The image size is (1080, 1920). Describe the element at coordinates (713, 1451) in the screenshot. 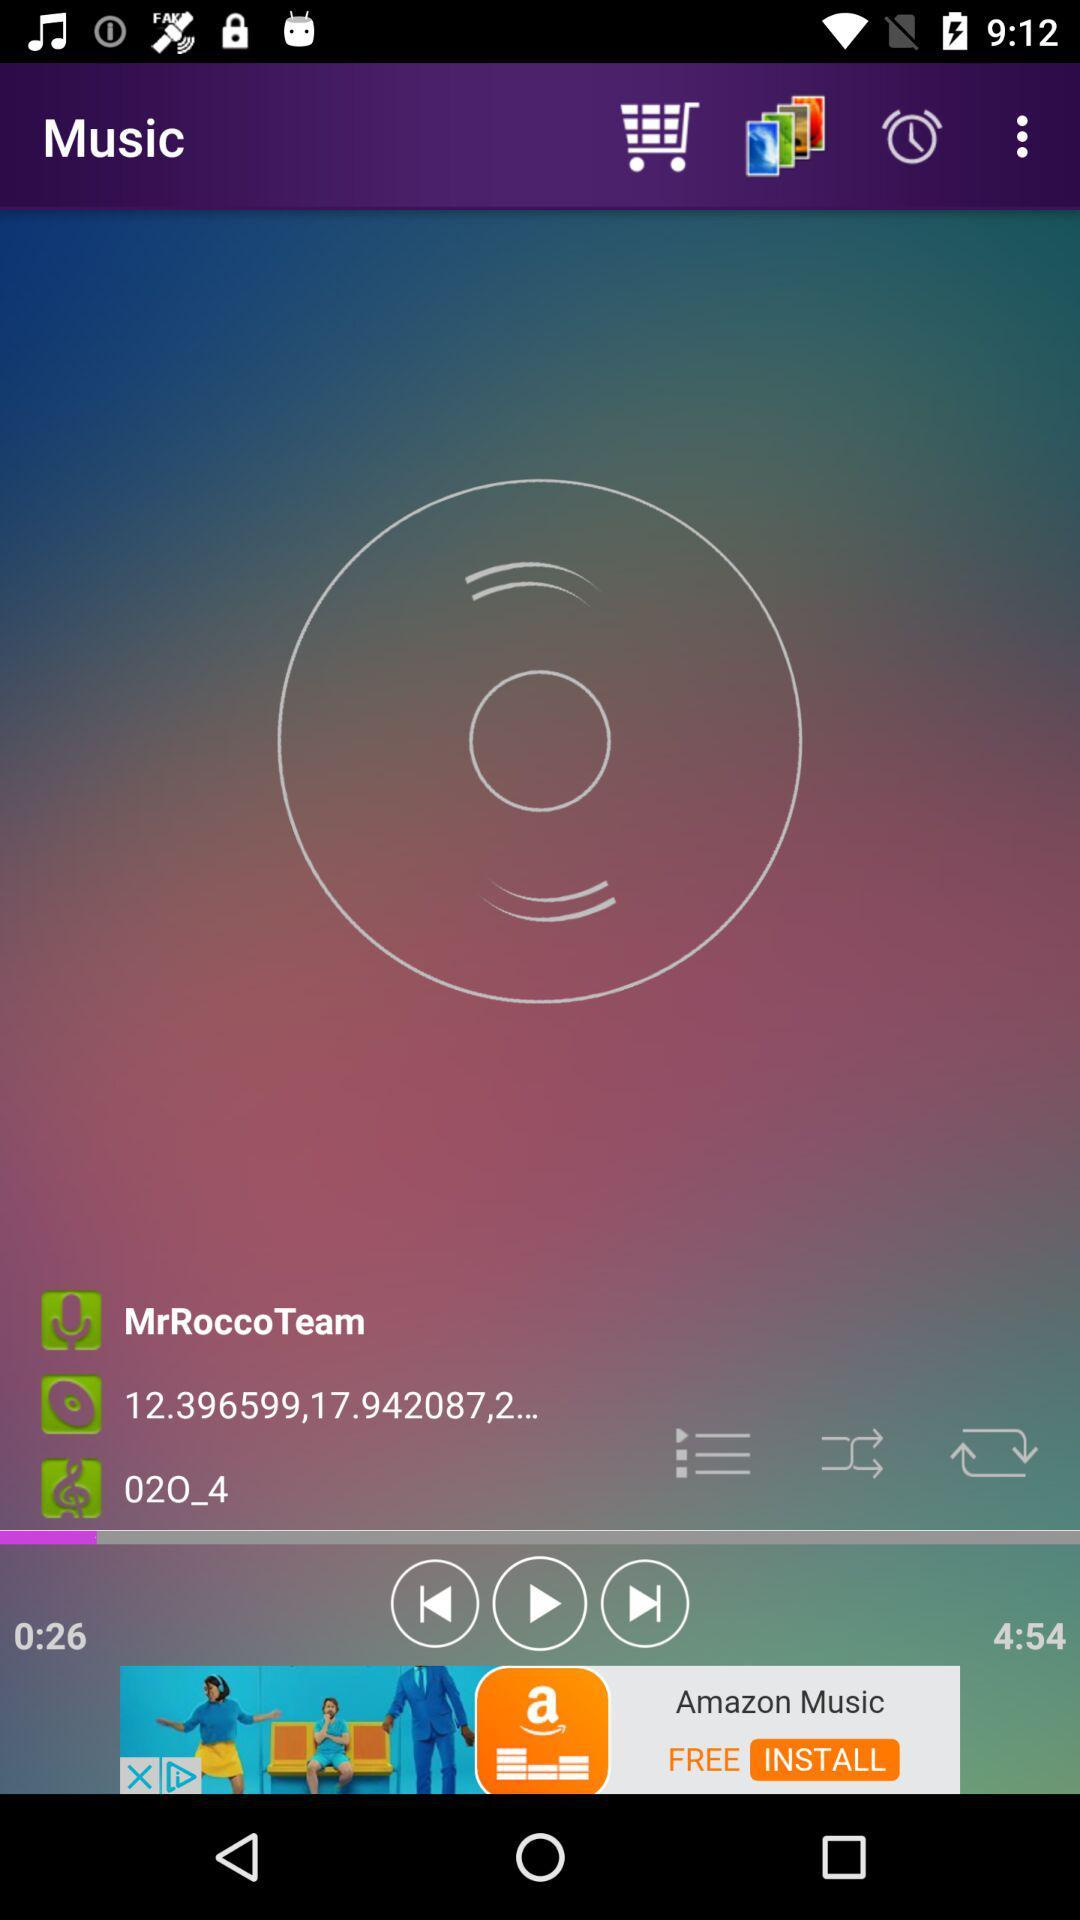

I see `options` at that location.